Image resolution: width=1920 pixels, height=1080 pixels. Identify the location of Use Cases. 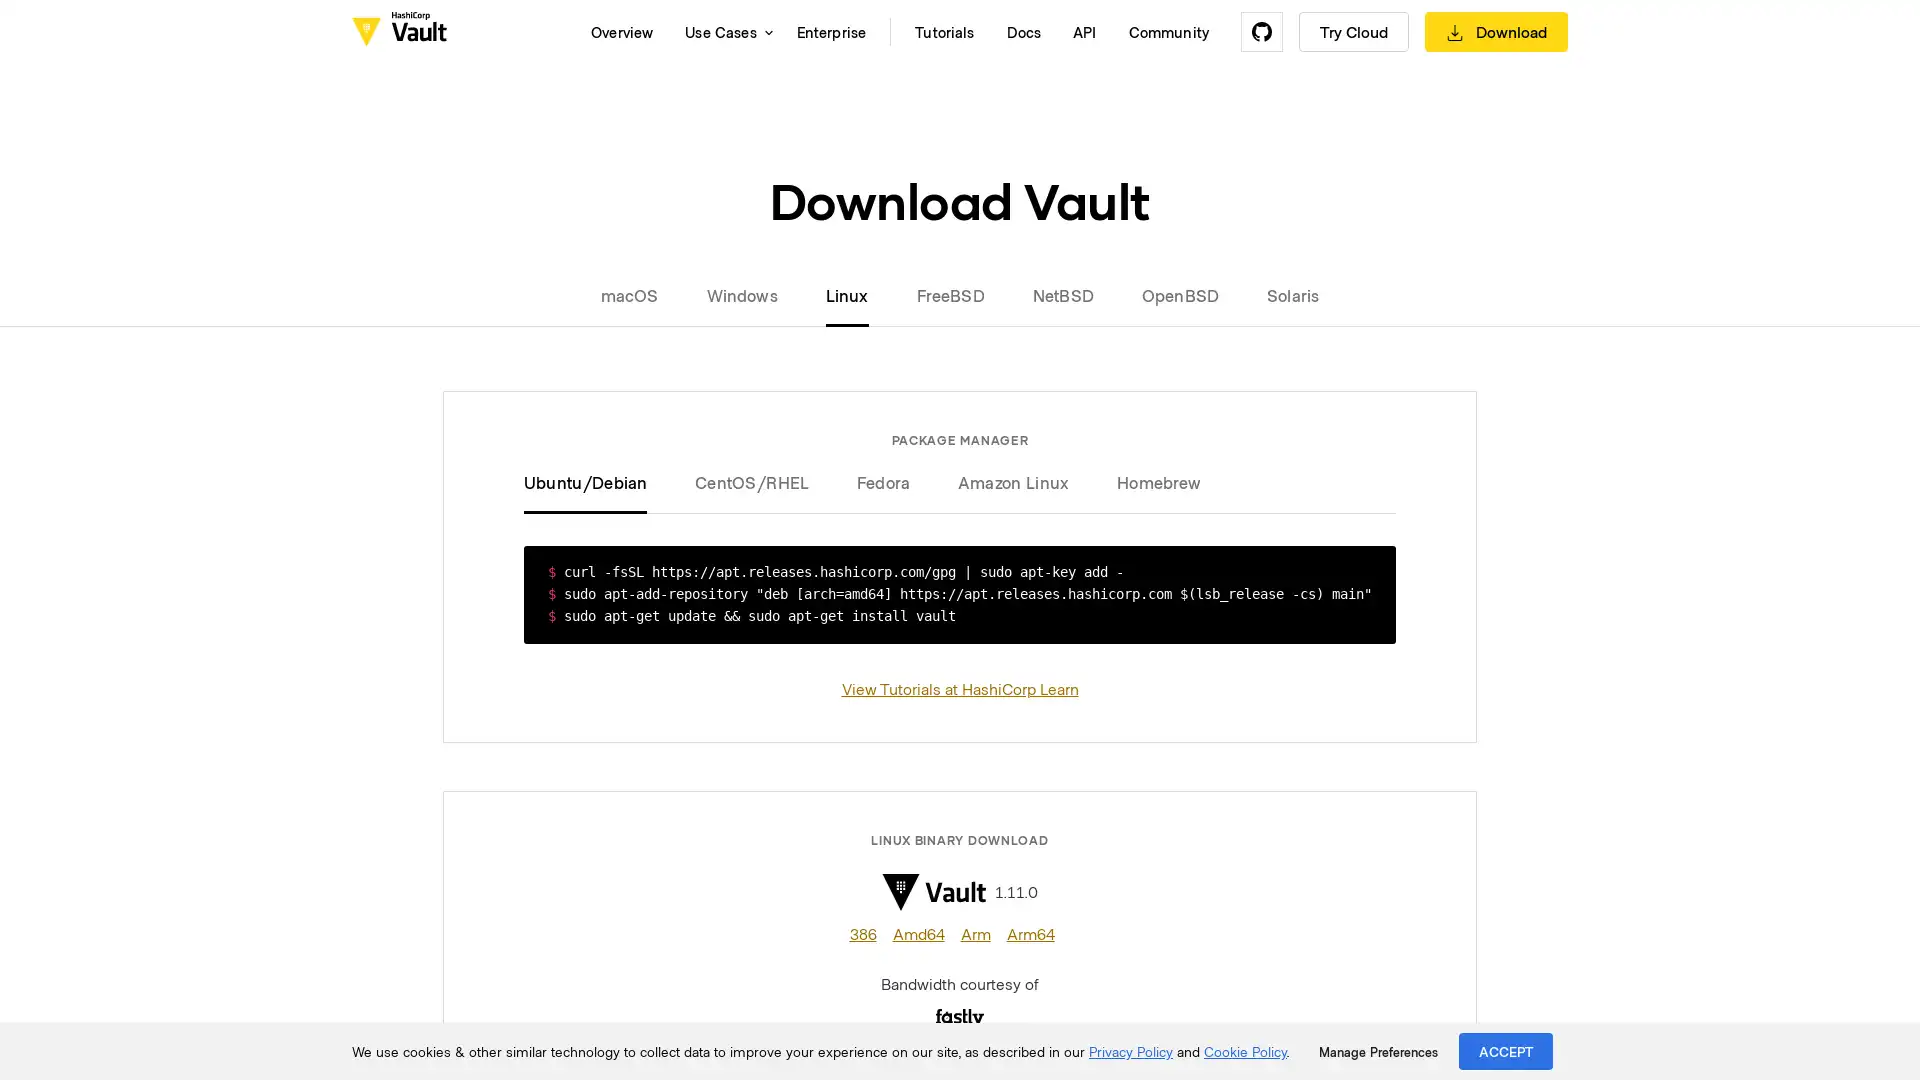
(723, 31).